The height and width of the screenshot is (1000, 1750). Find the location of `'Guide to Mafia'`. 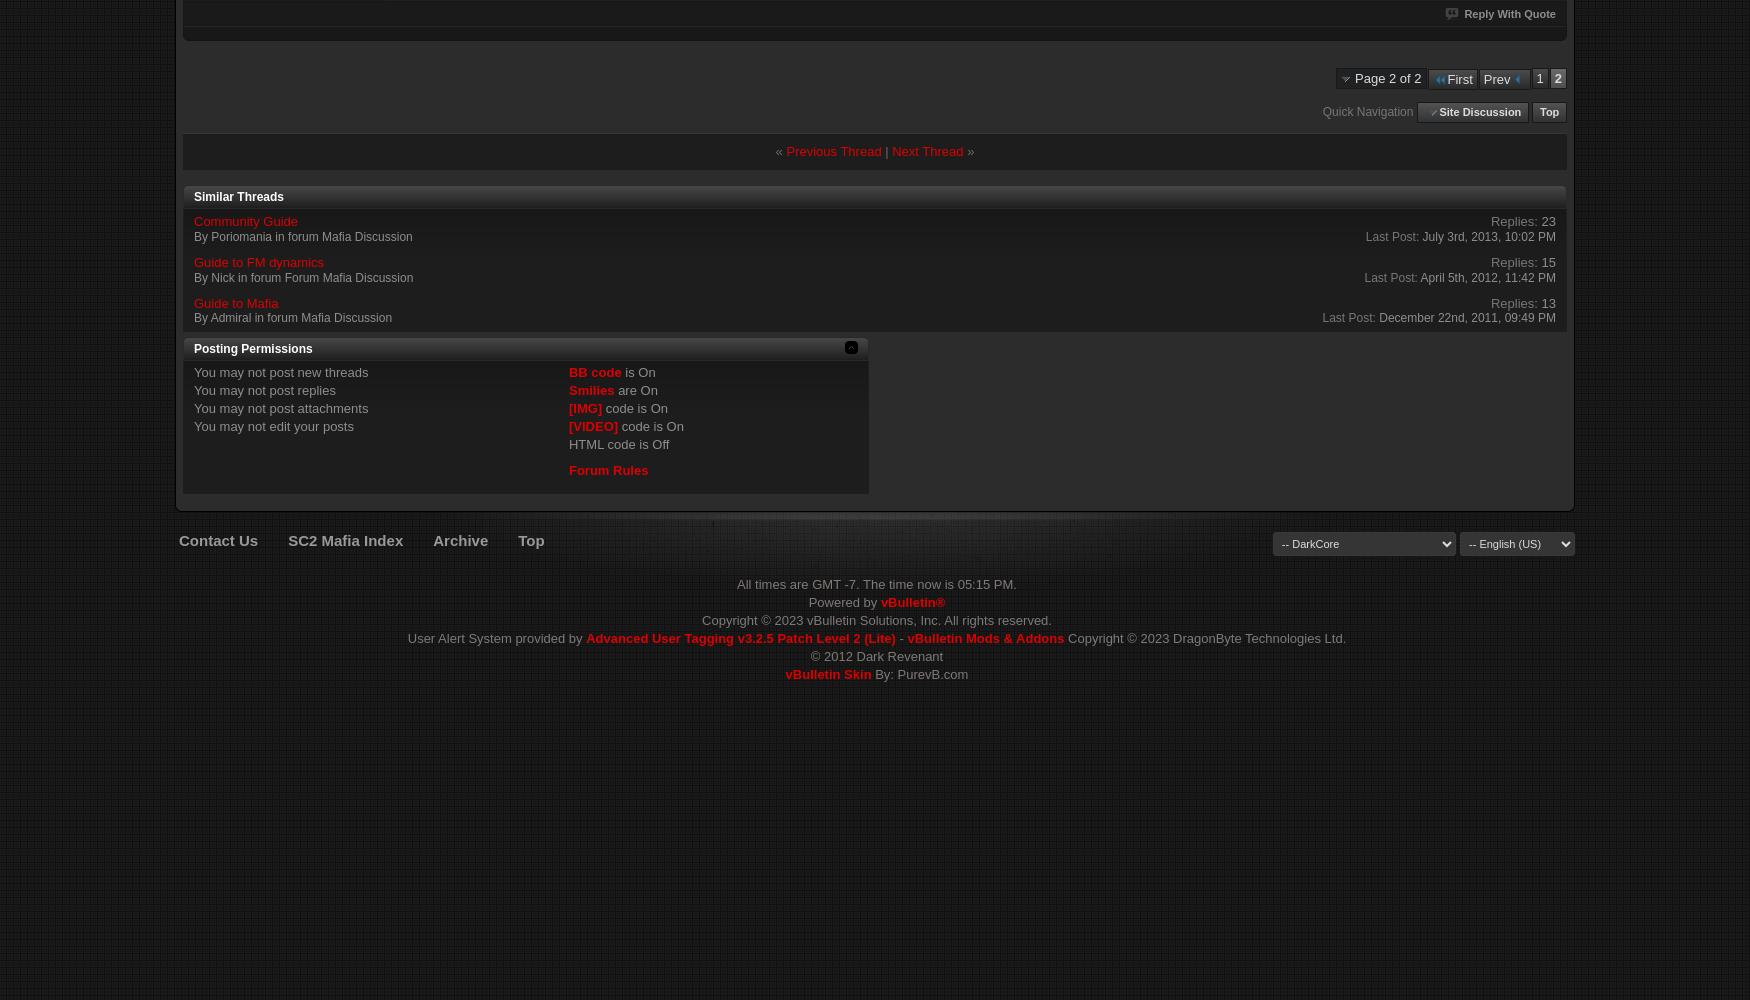

'Guide to Mafia' is located at coordinates (236, 302).